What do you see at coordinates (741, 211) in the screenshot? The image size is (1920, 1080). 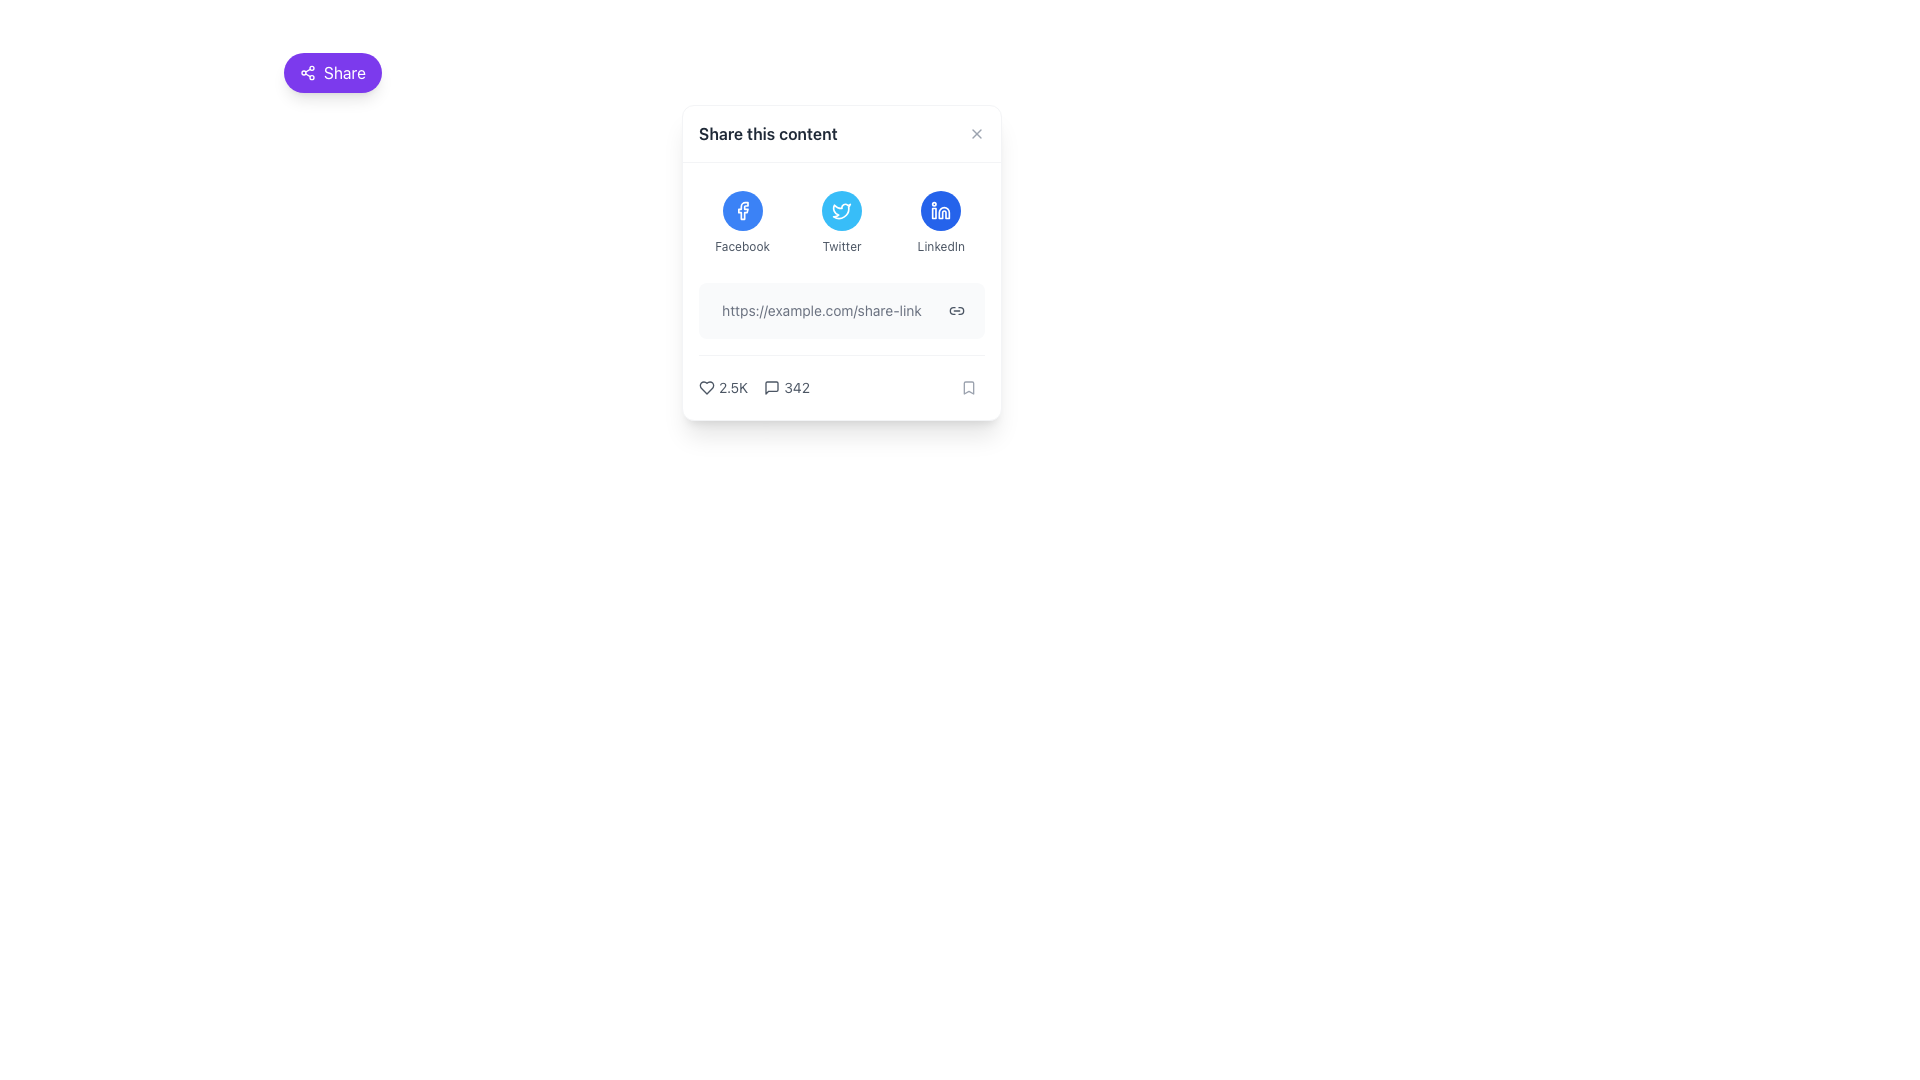 I see `the Facebook logo icon located at the top-left of the sharing options section` at bounding box center [741, 211].